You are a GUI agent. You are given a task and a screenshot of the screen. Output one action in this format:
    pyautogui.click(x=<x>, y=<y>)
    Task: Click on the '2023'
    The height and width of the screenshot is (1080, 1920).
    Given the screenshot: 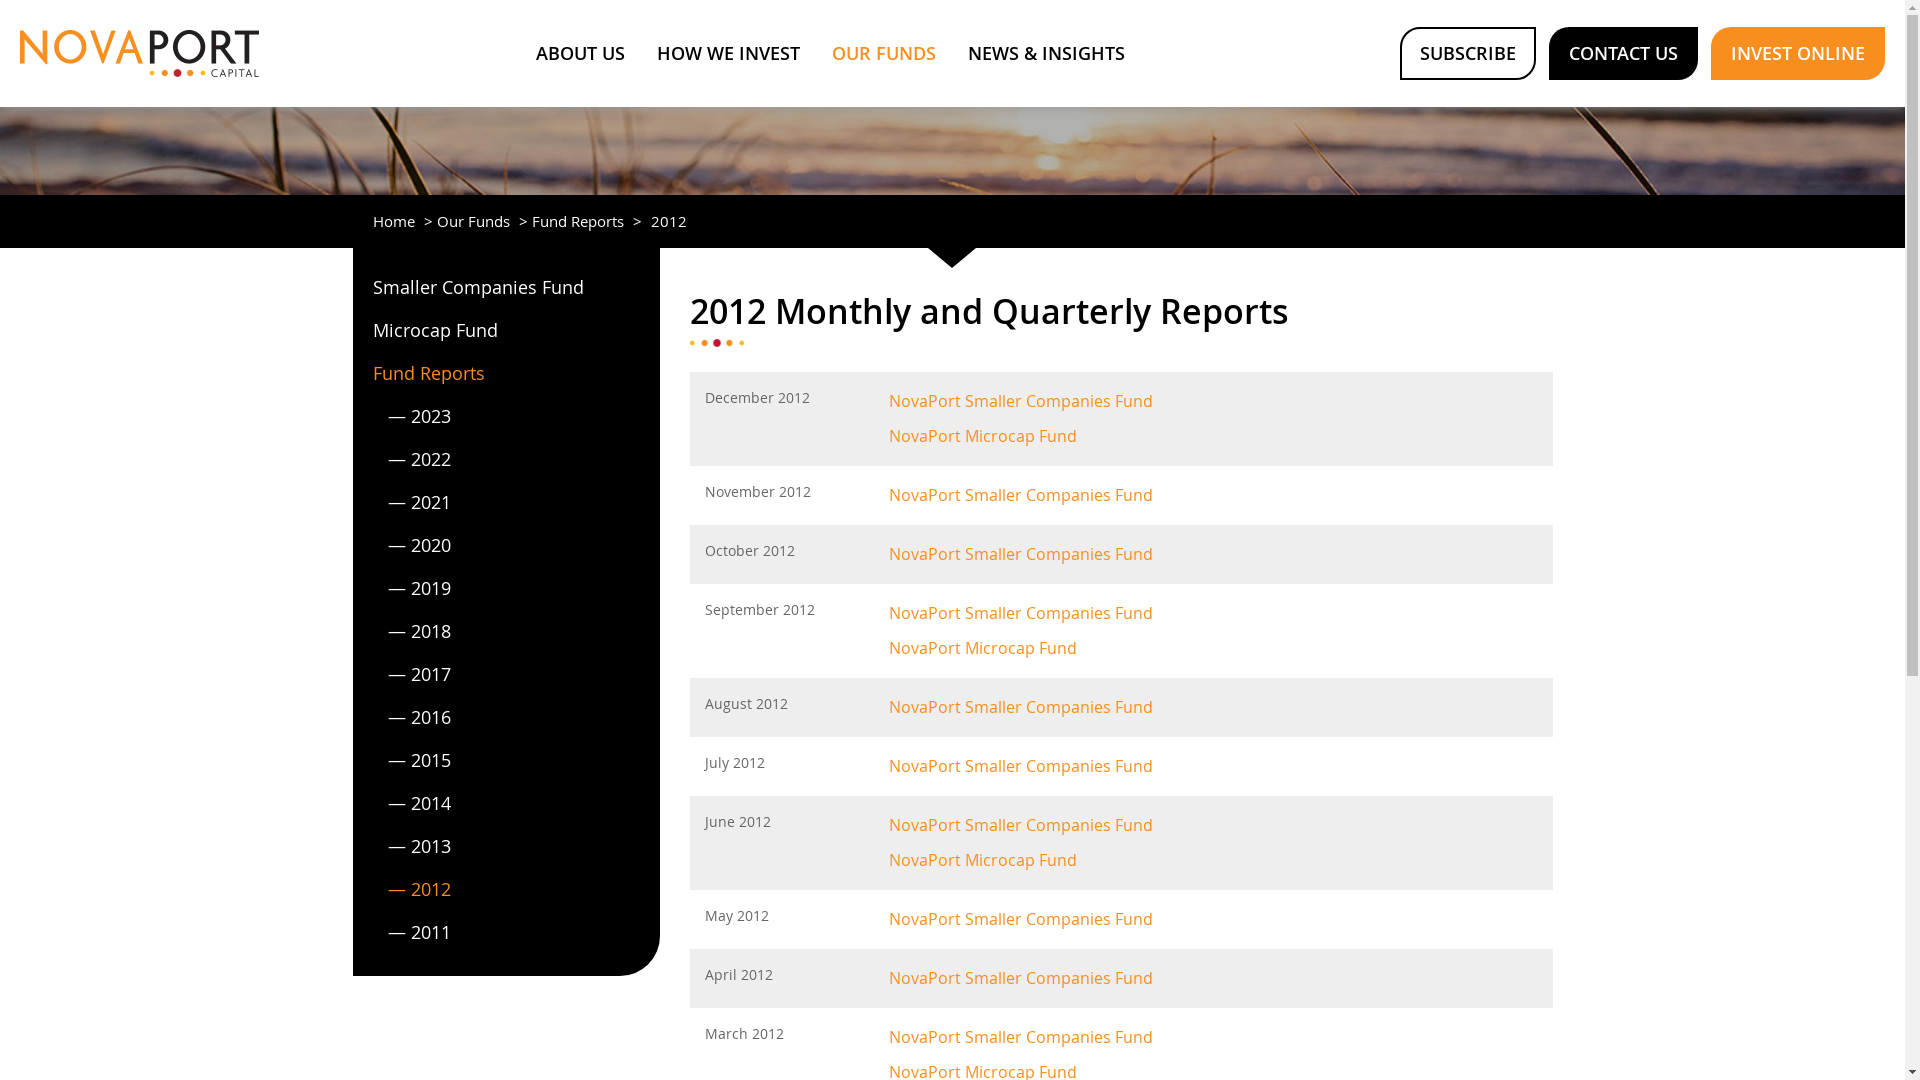 What is the action you would take?
    pyautogui.click(x=505, y=407)
    